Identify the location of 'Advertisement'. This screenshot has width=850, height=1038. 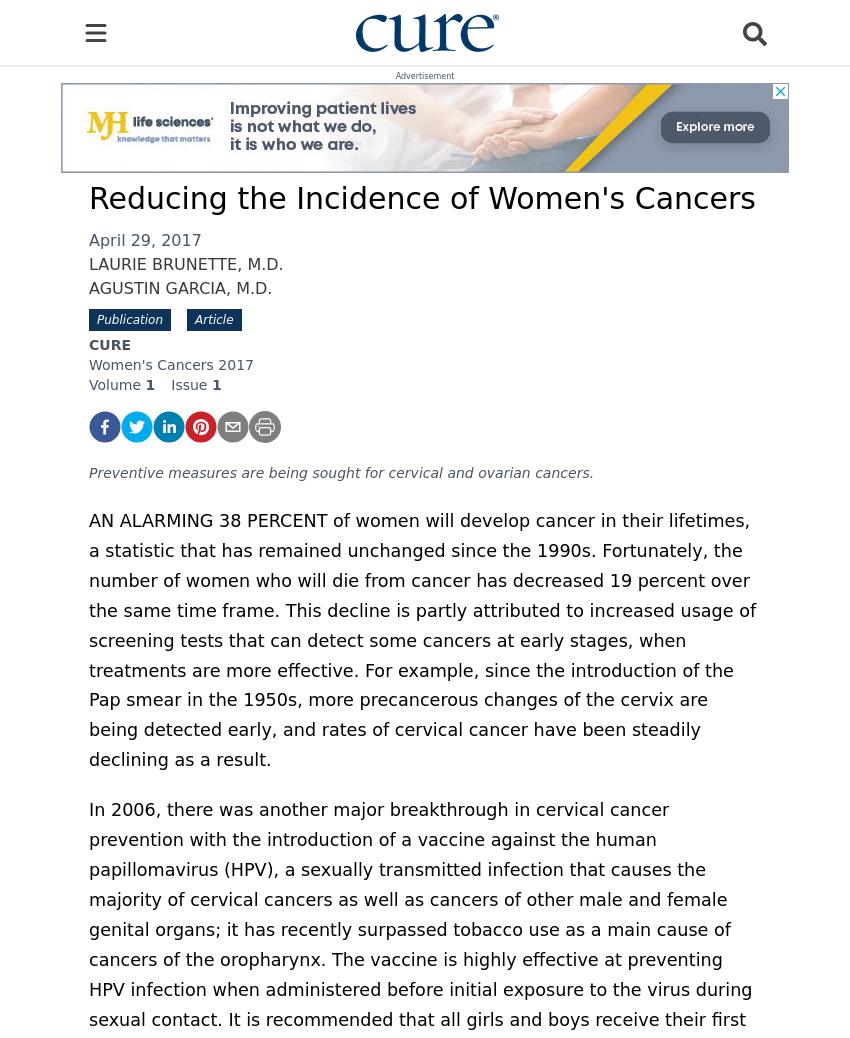
(424, 75).